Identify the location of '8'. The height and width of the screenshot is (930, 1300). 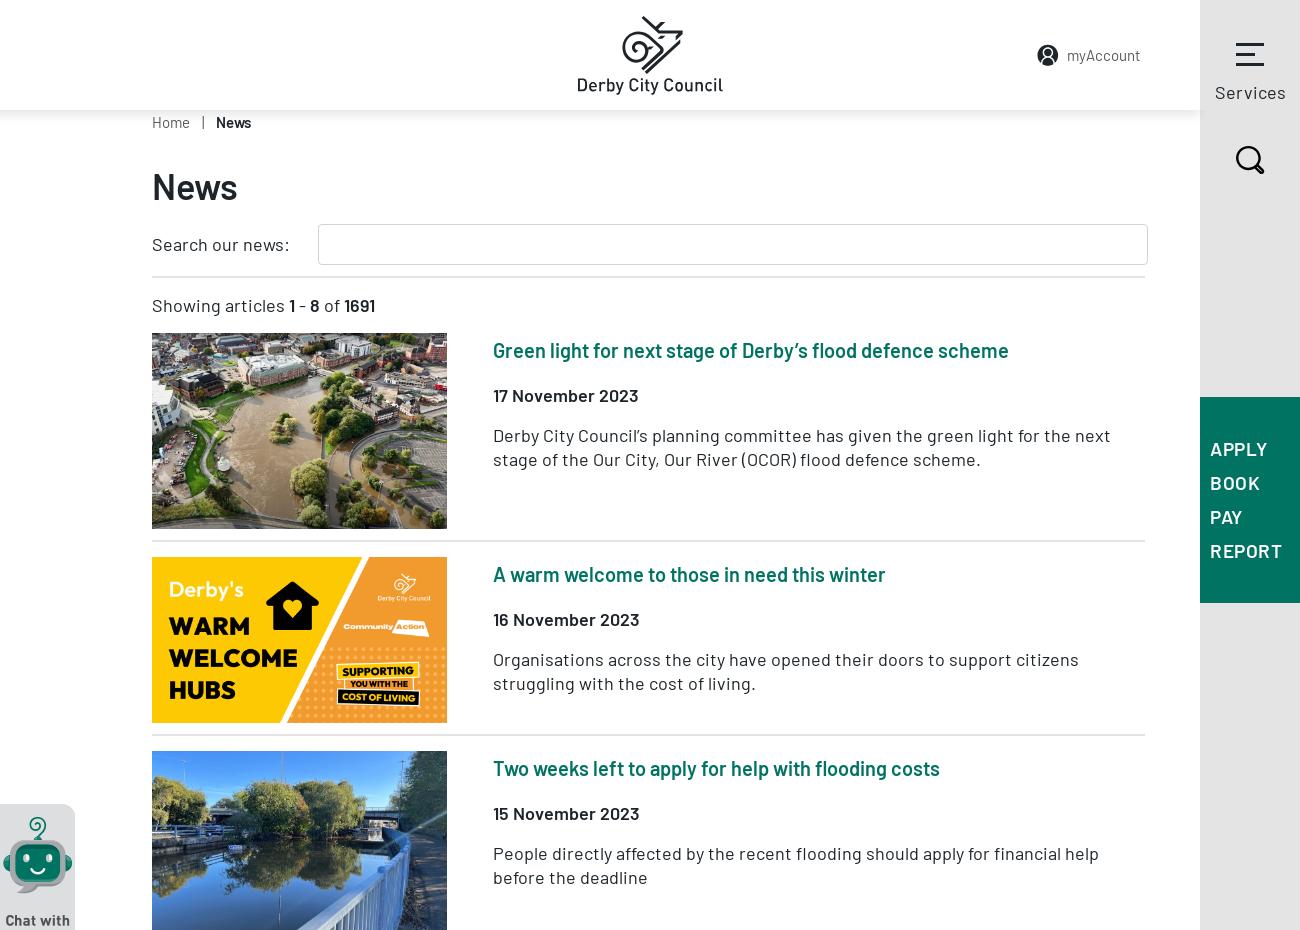
(314, 305).